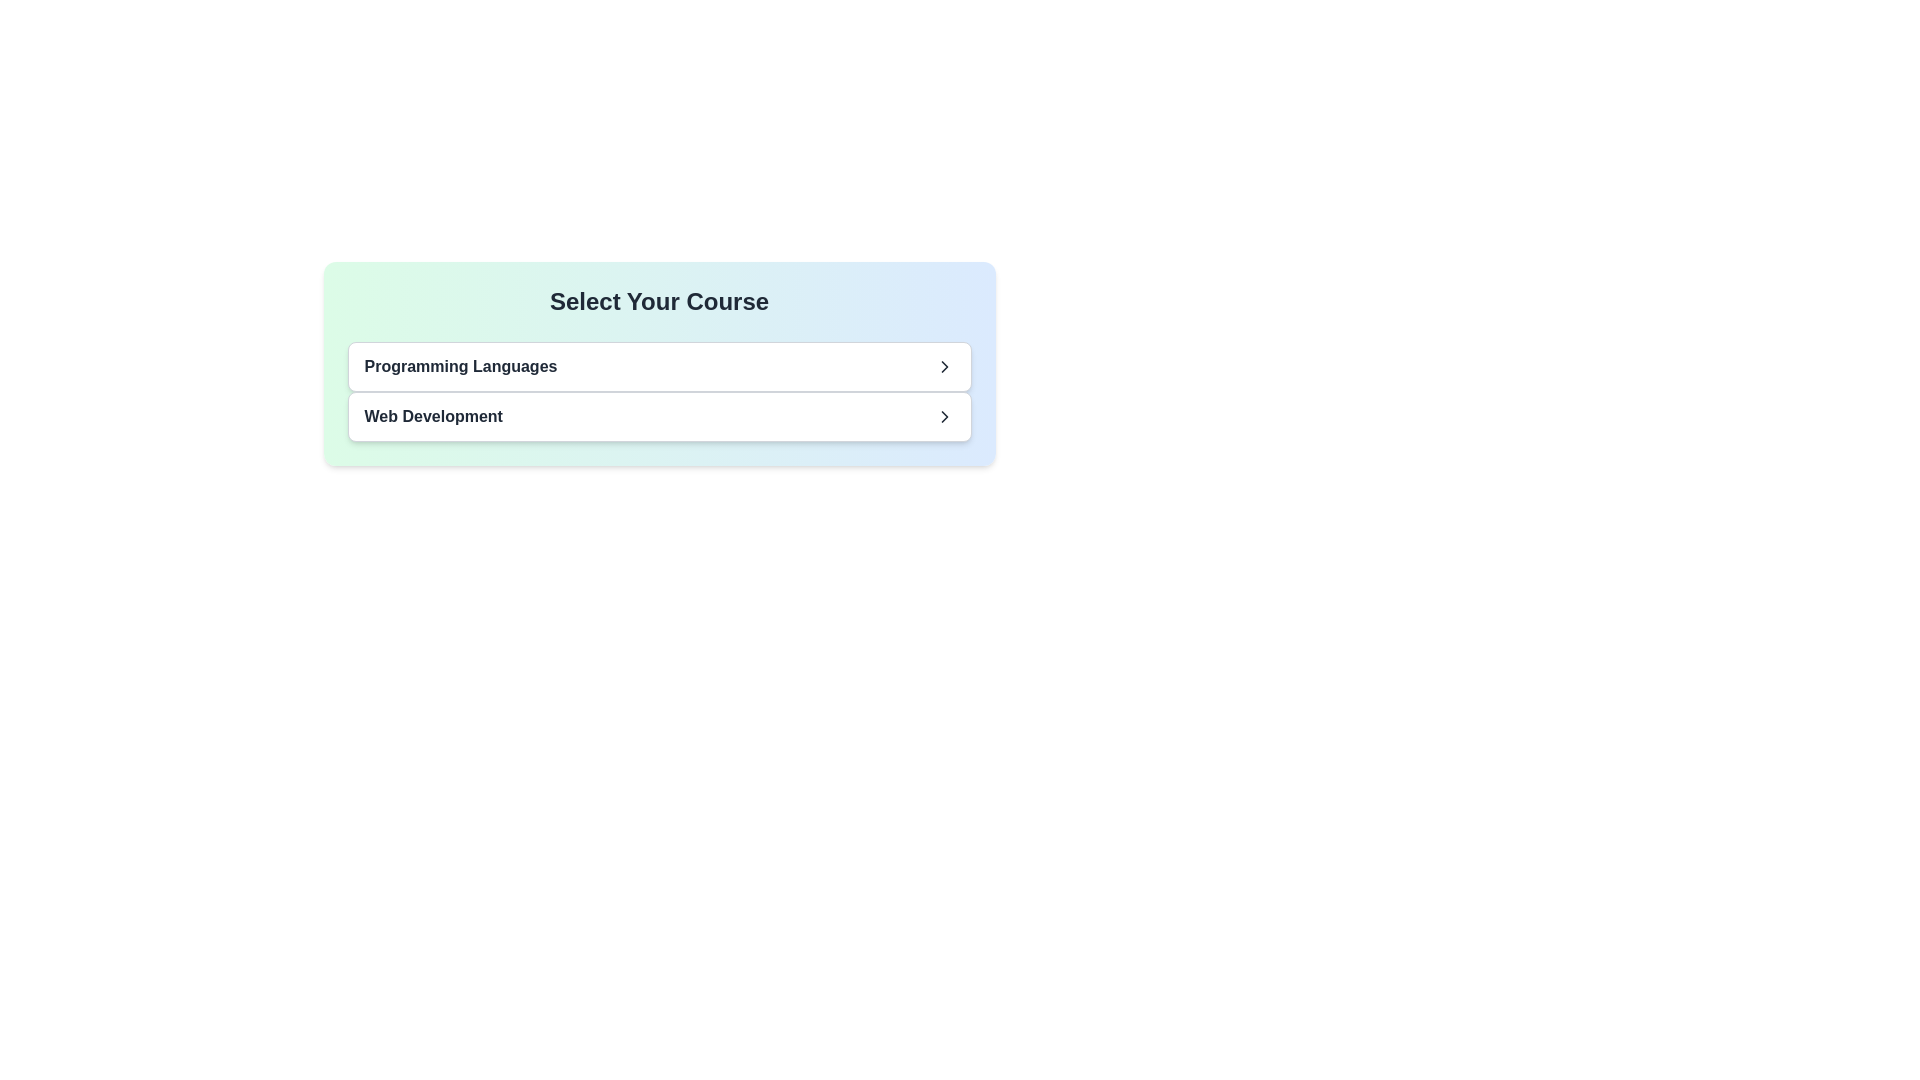 Image resolution: width=1920 pixels, height=1080 pixels. What do you see at coordinates (943, 366) in the screenshot?
I see `the icon at the right end of the 'Programming Languages' list item to trigger a visual effect or tooltip` at bounding box center [943, 366].